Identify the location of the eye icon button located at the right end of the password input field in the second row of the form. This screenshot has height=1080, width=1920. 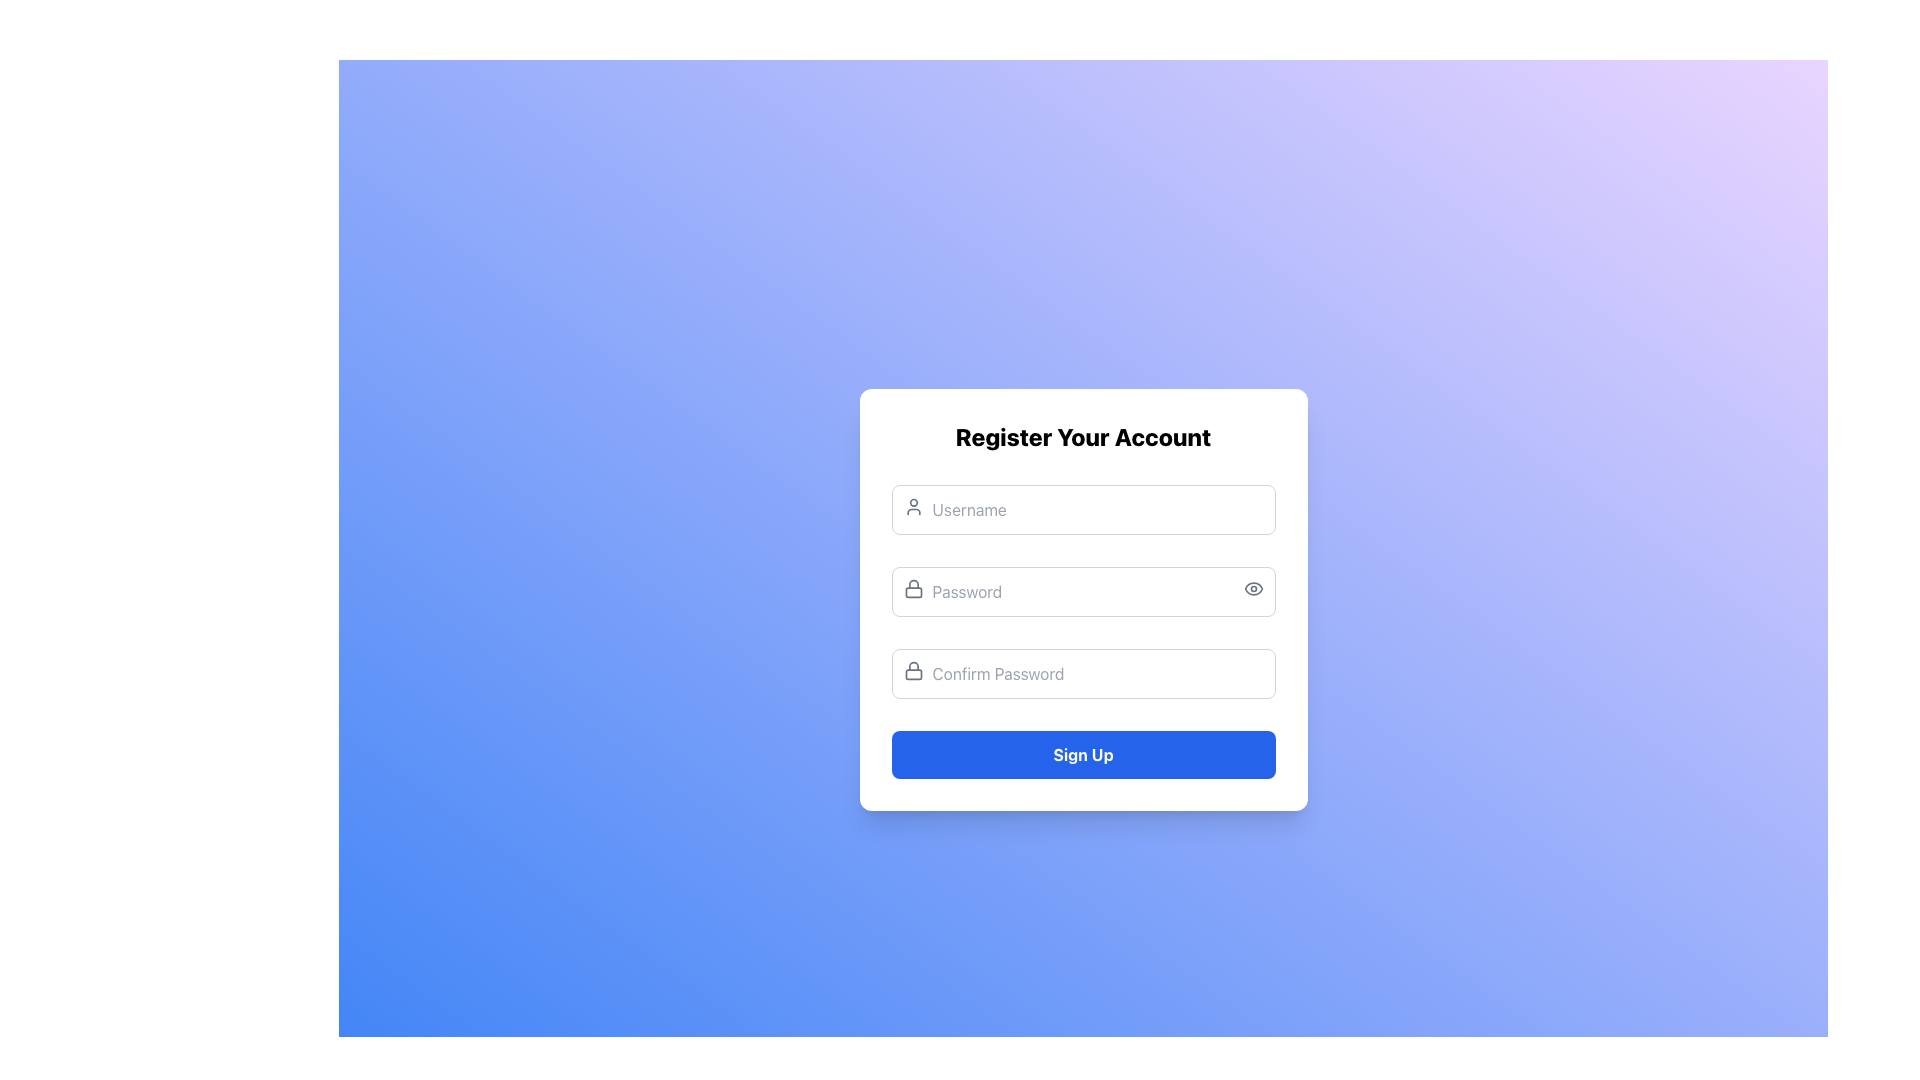
(1252, 588).